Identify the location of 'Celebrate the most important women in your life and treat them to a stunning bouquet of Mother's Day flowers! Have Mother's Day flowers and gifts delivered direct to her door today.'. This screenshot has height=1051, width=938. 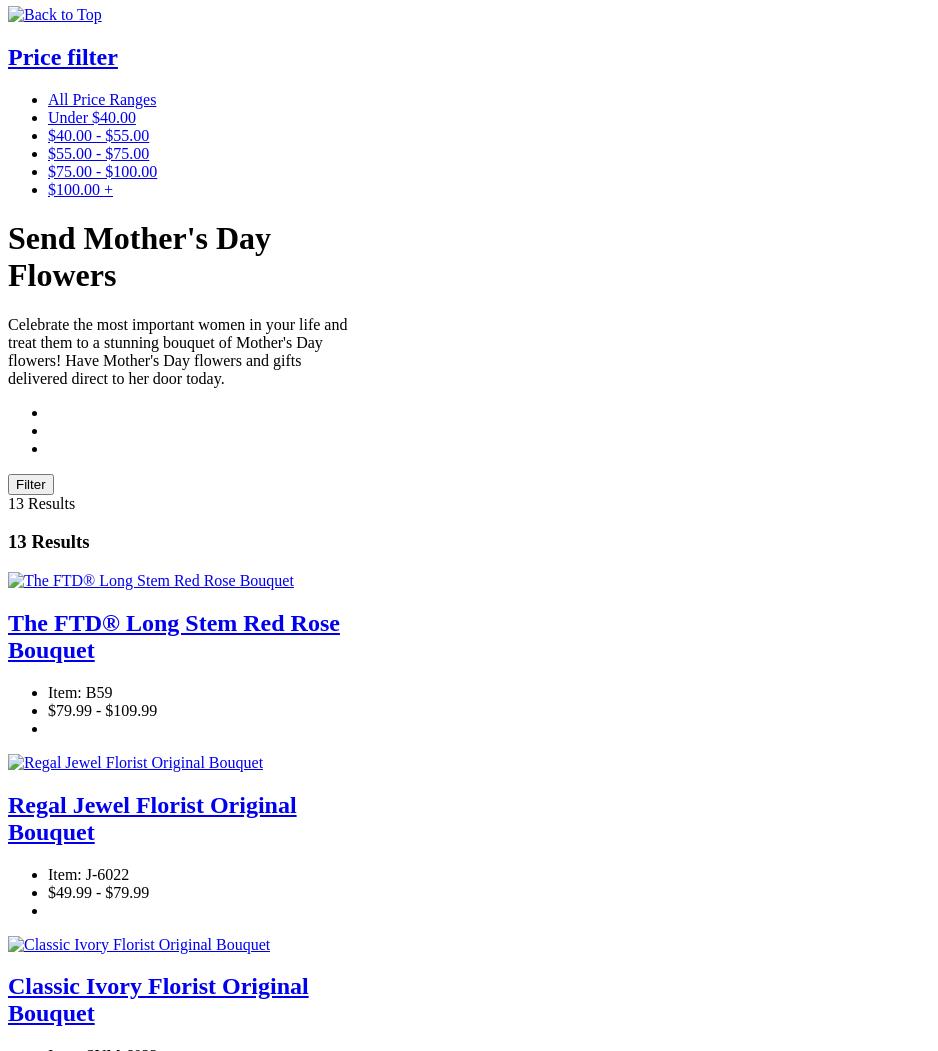
(176, 350).